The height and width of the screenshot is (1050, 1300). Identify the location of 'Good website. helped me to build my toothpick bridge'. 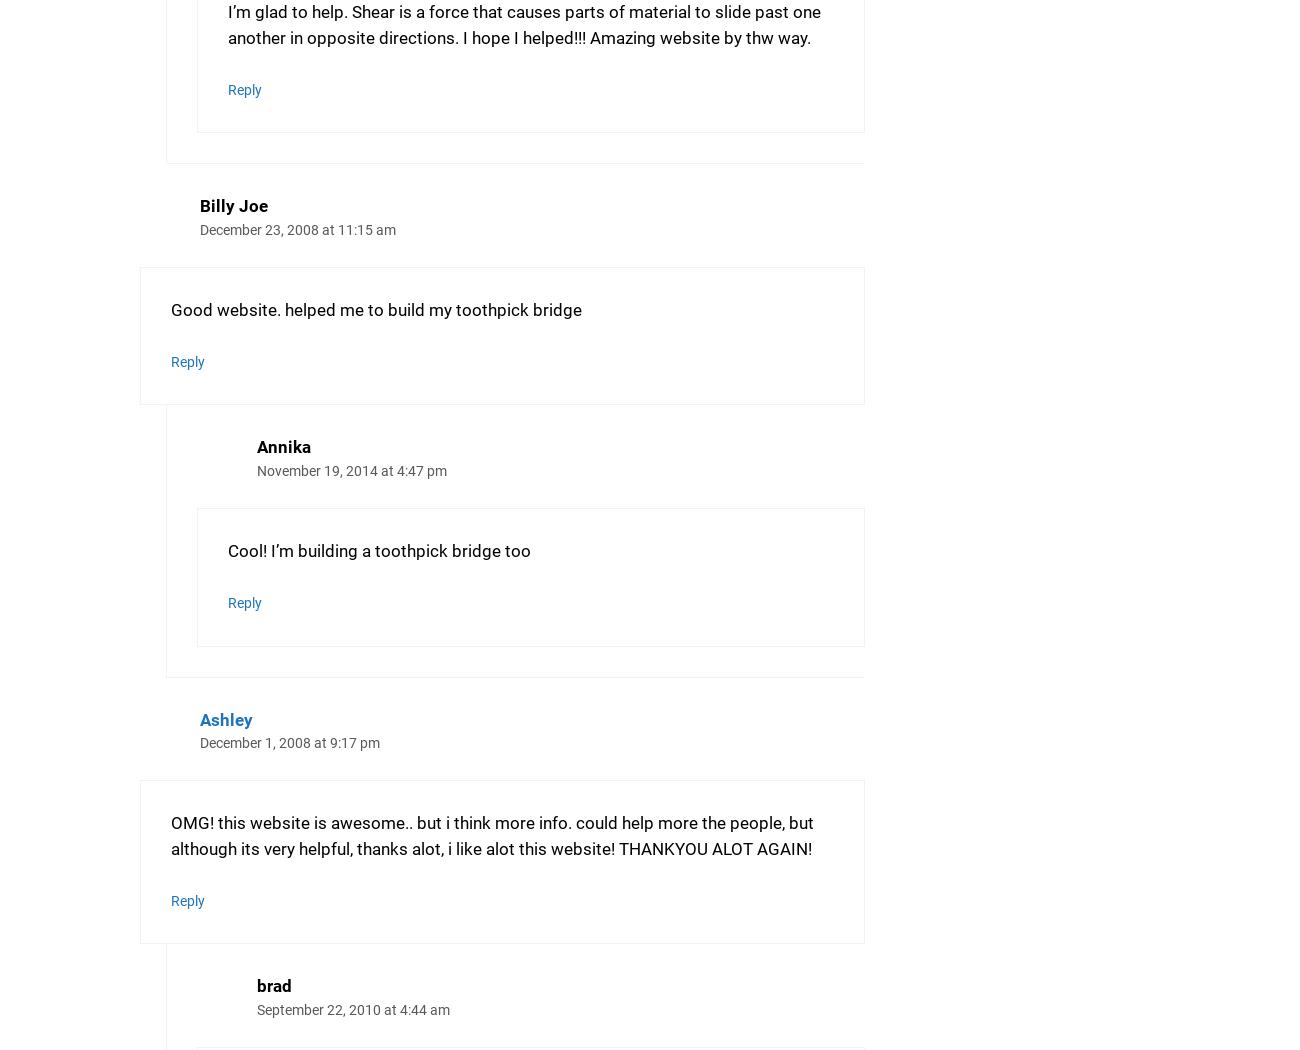
(375, 309).